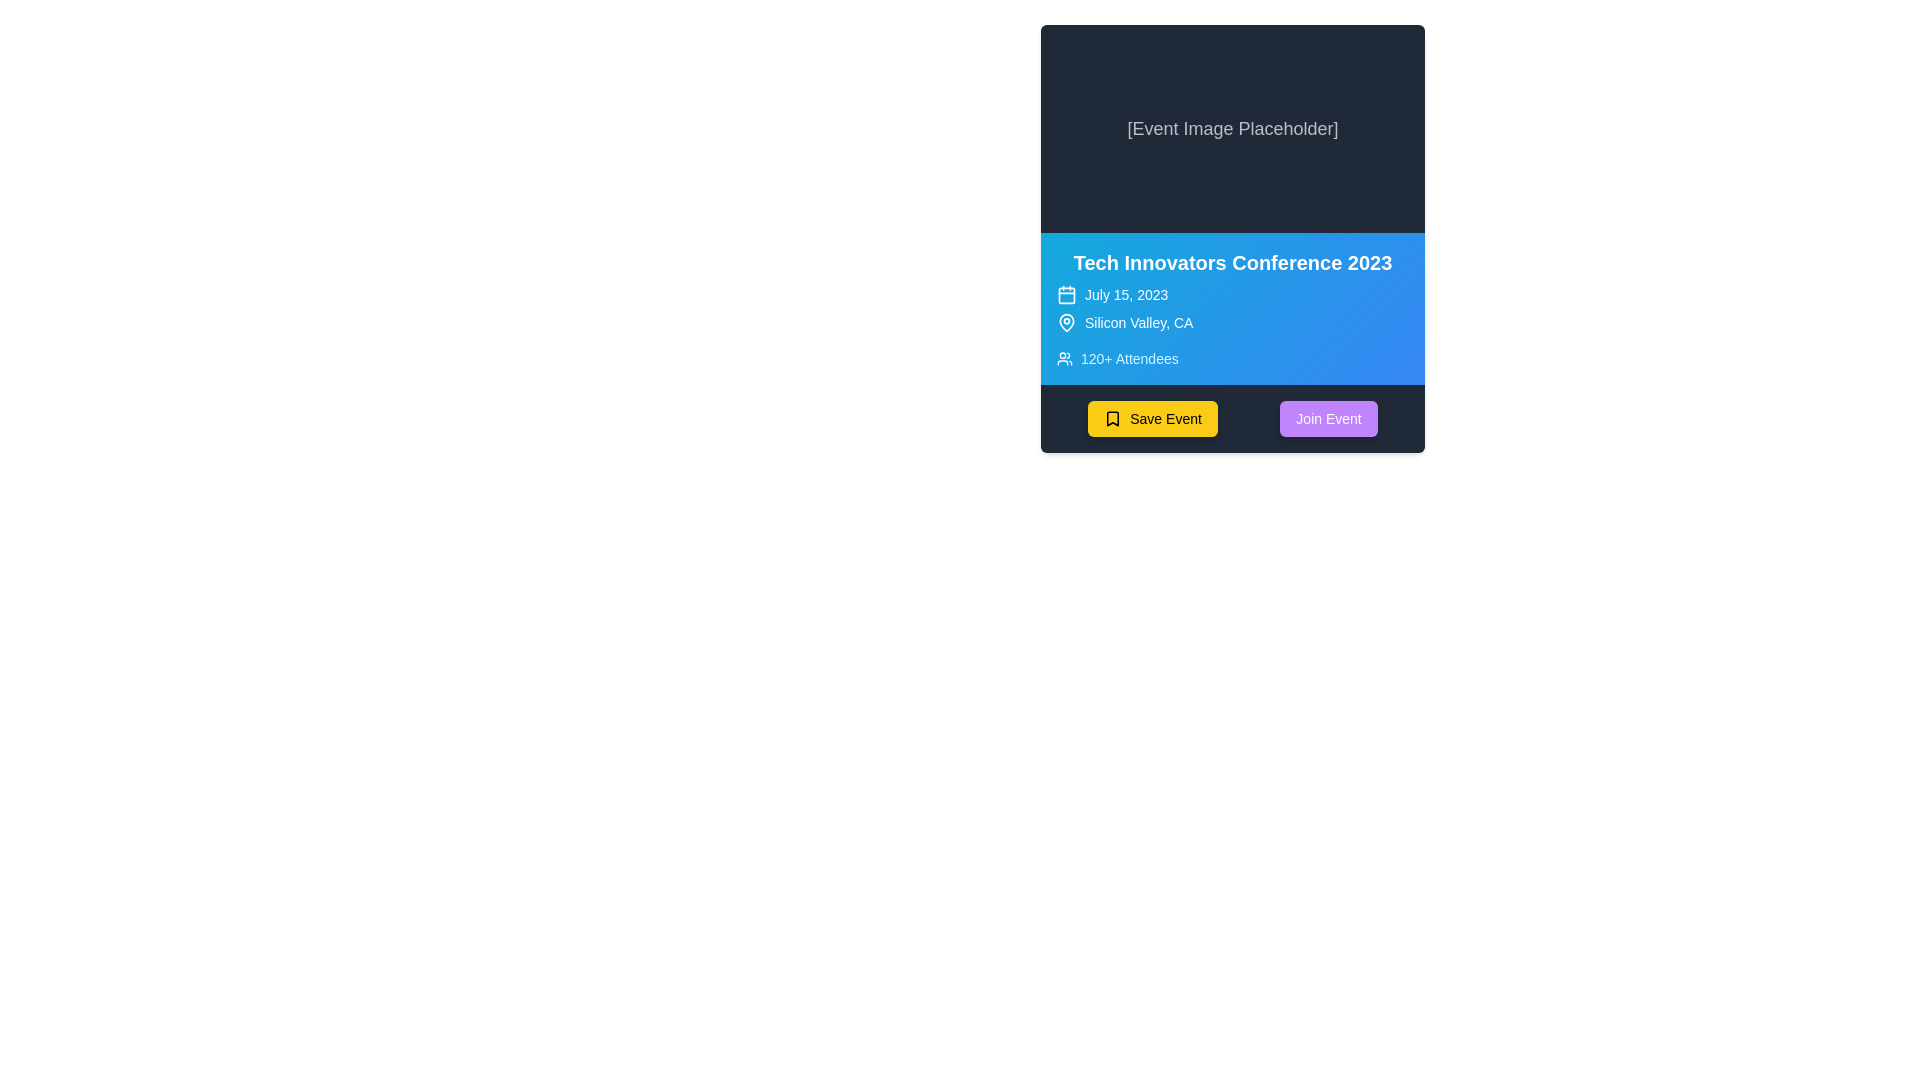 The height and width of the screenshot is (1080, 1920). I want to click on title text element located at the top of the blue section of the event details card, which serves as the main identifier of the card's content, so click(1232, 261).